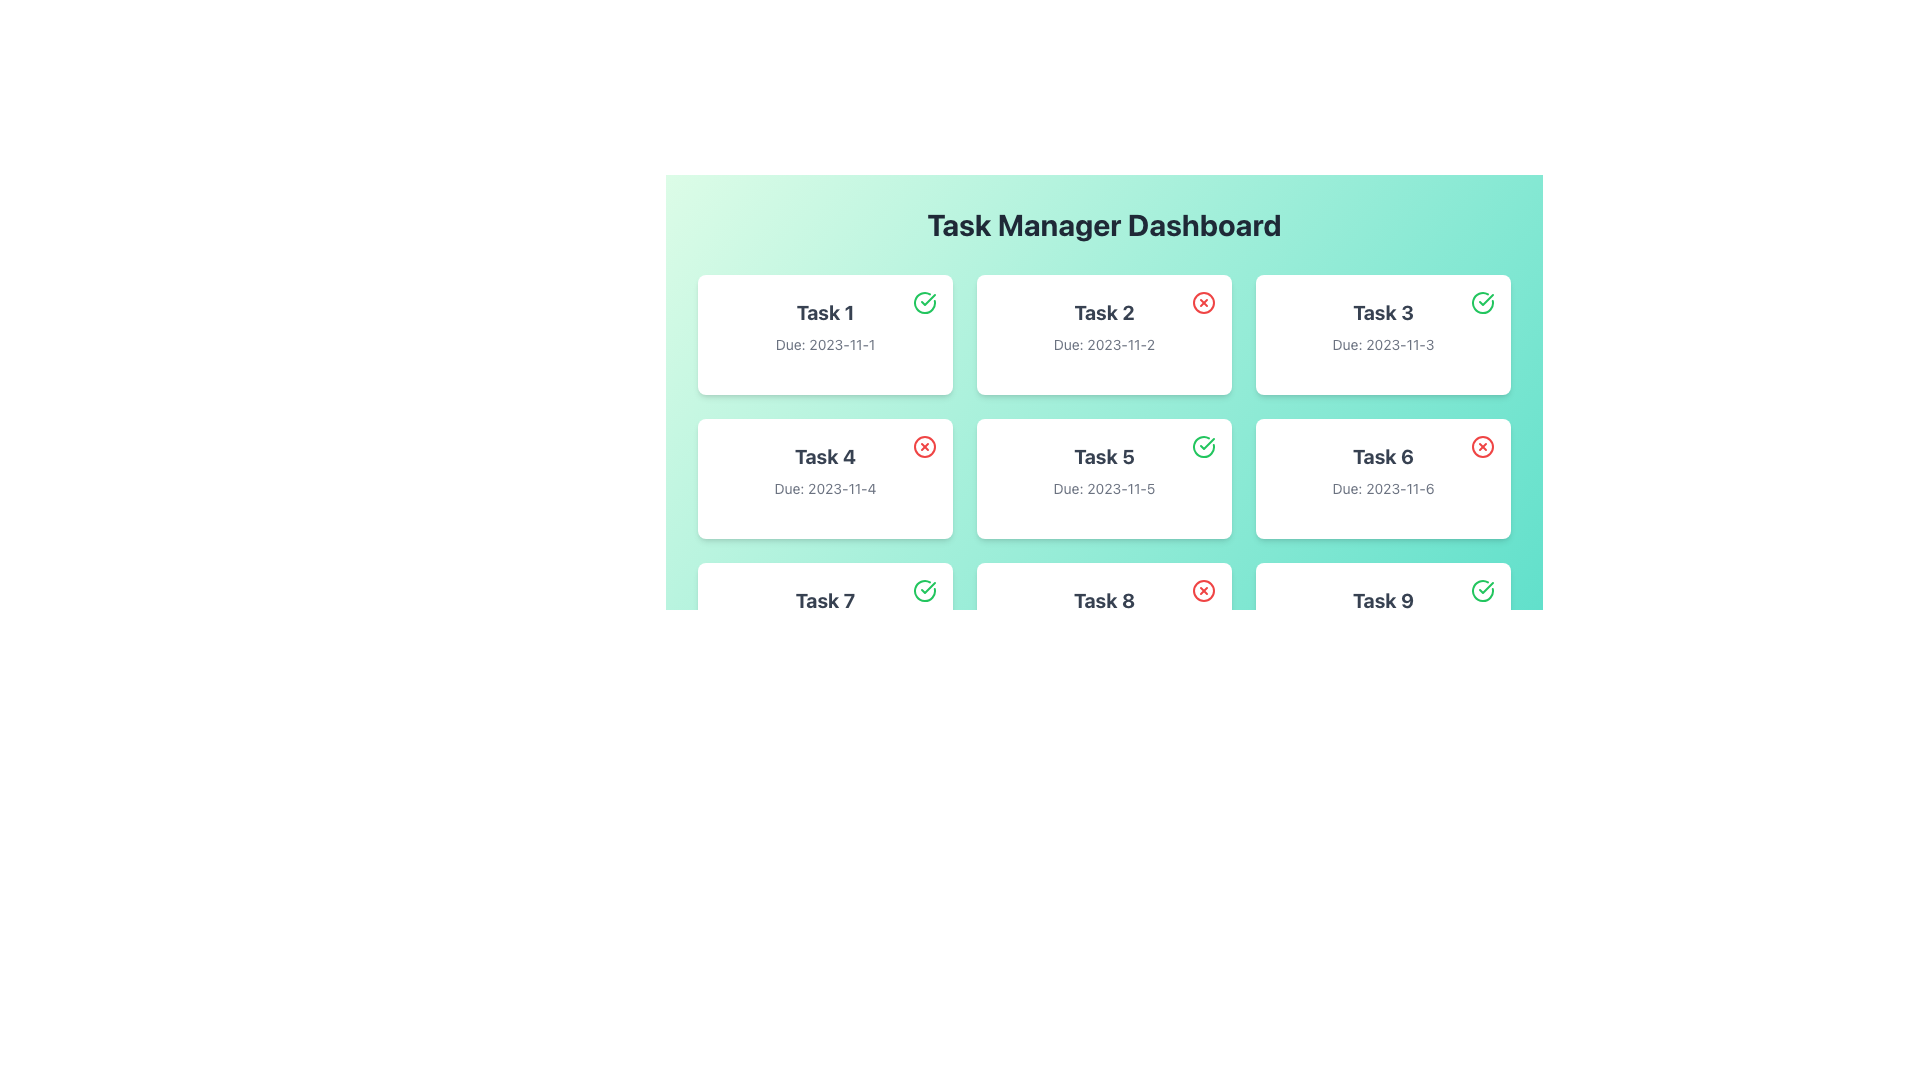  I want to click on the text label displaying the title 'Task 5' in bold, centrally aligned within its card, positioned above the due date text, so click(1103, 456).